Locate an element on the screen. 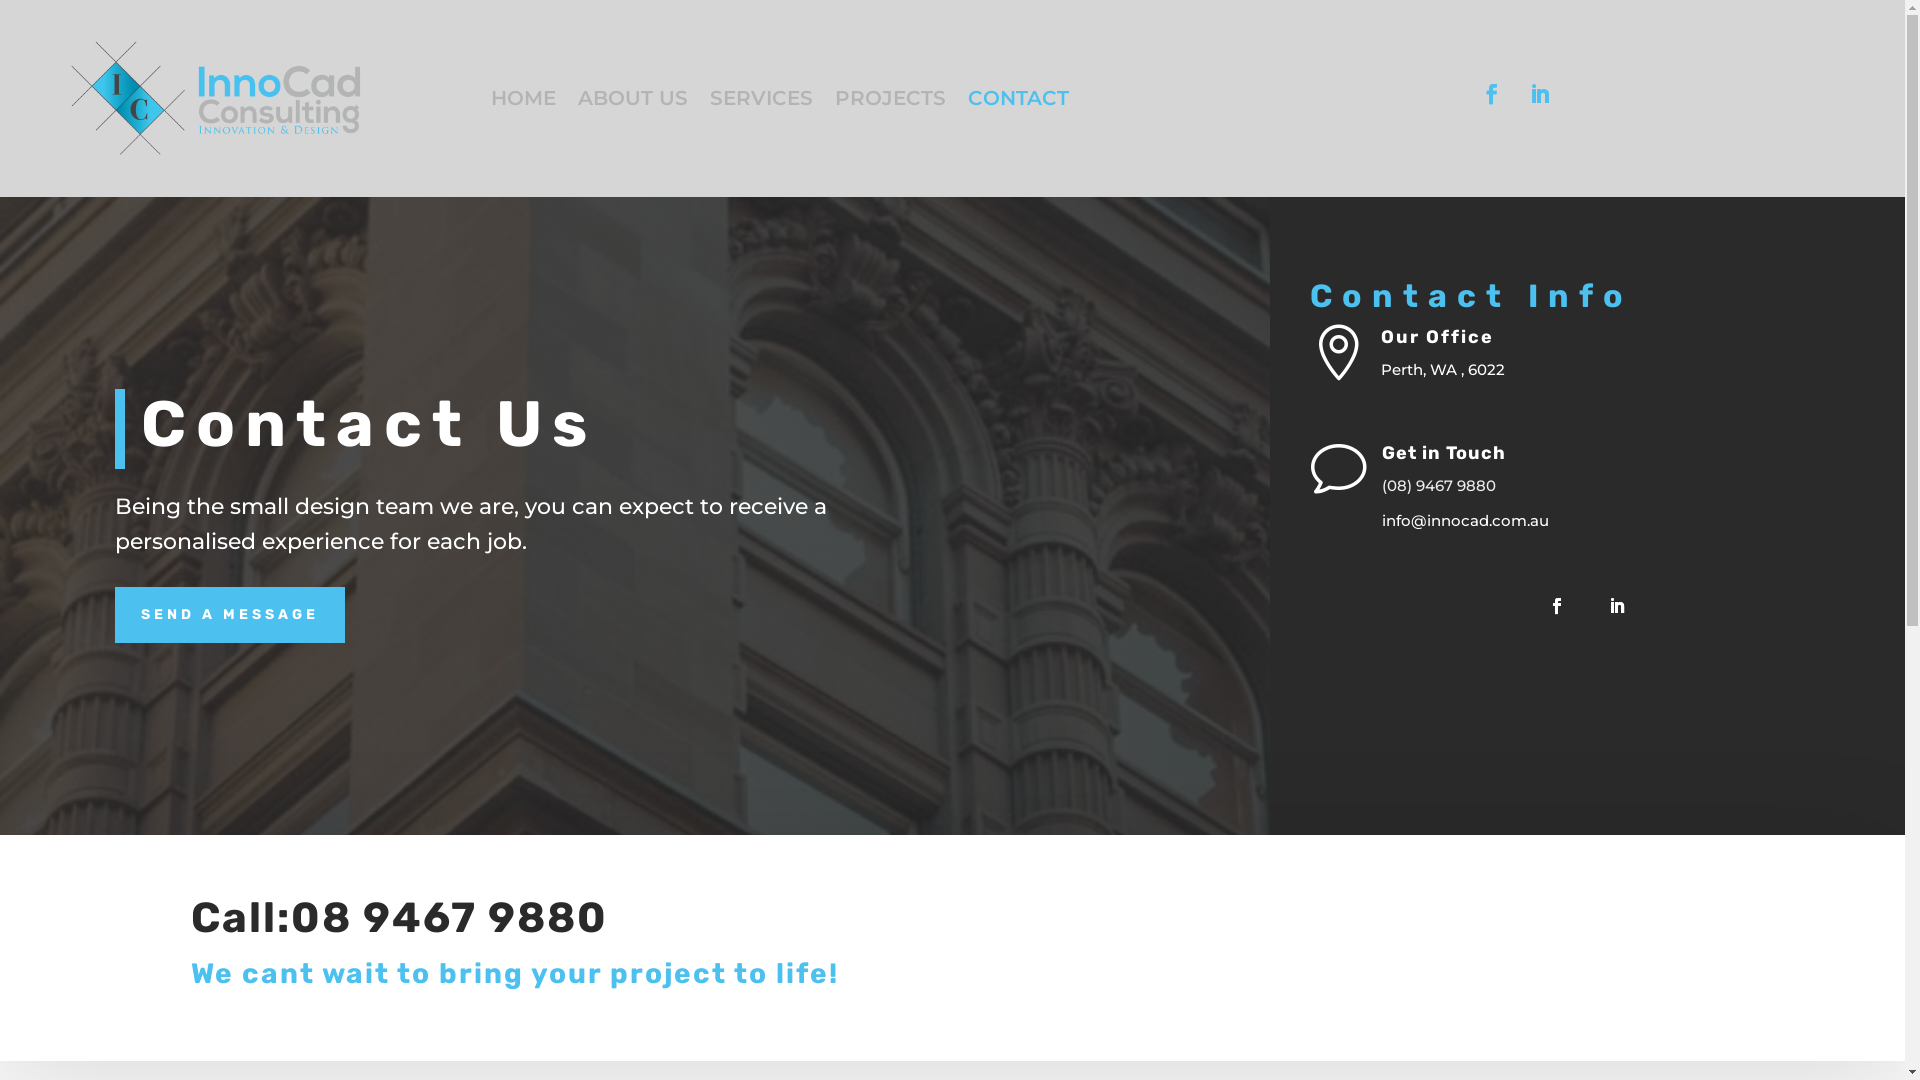 This screenshot has width=1920, height=1080. 'SEND A MESSAGE' is located at coordinates (230, 613).